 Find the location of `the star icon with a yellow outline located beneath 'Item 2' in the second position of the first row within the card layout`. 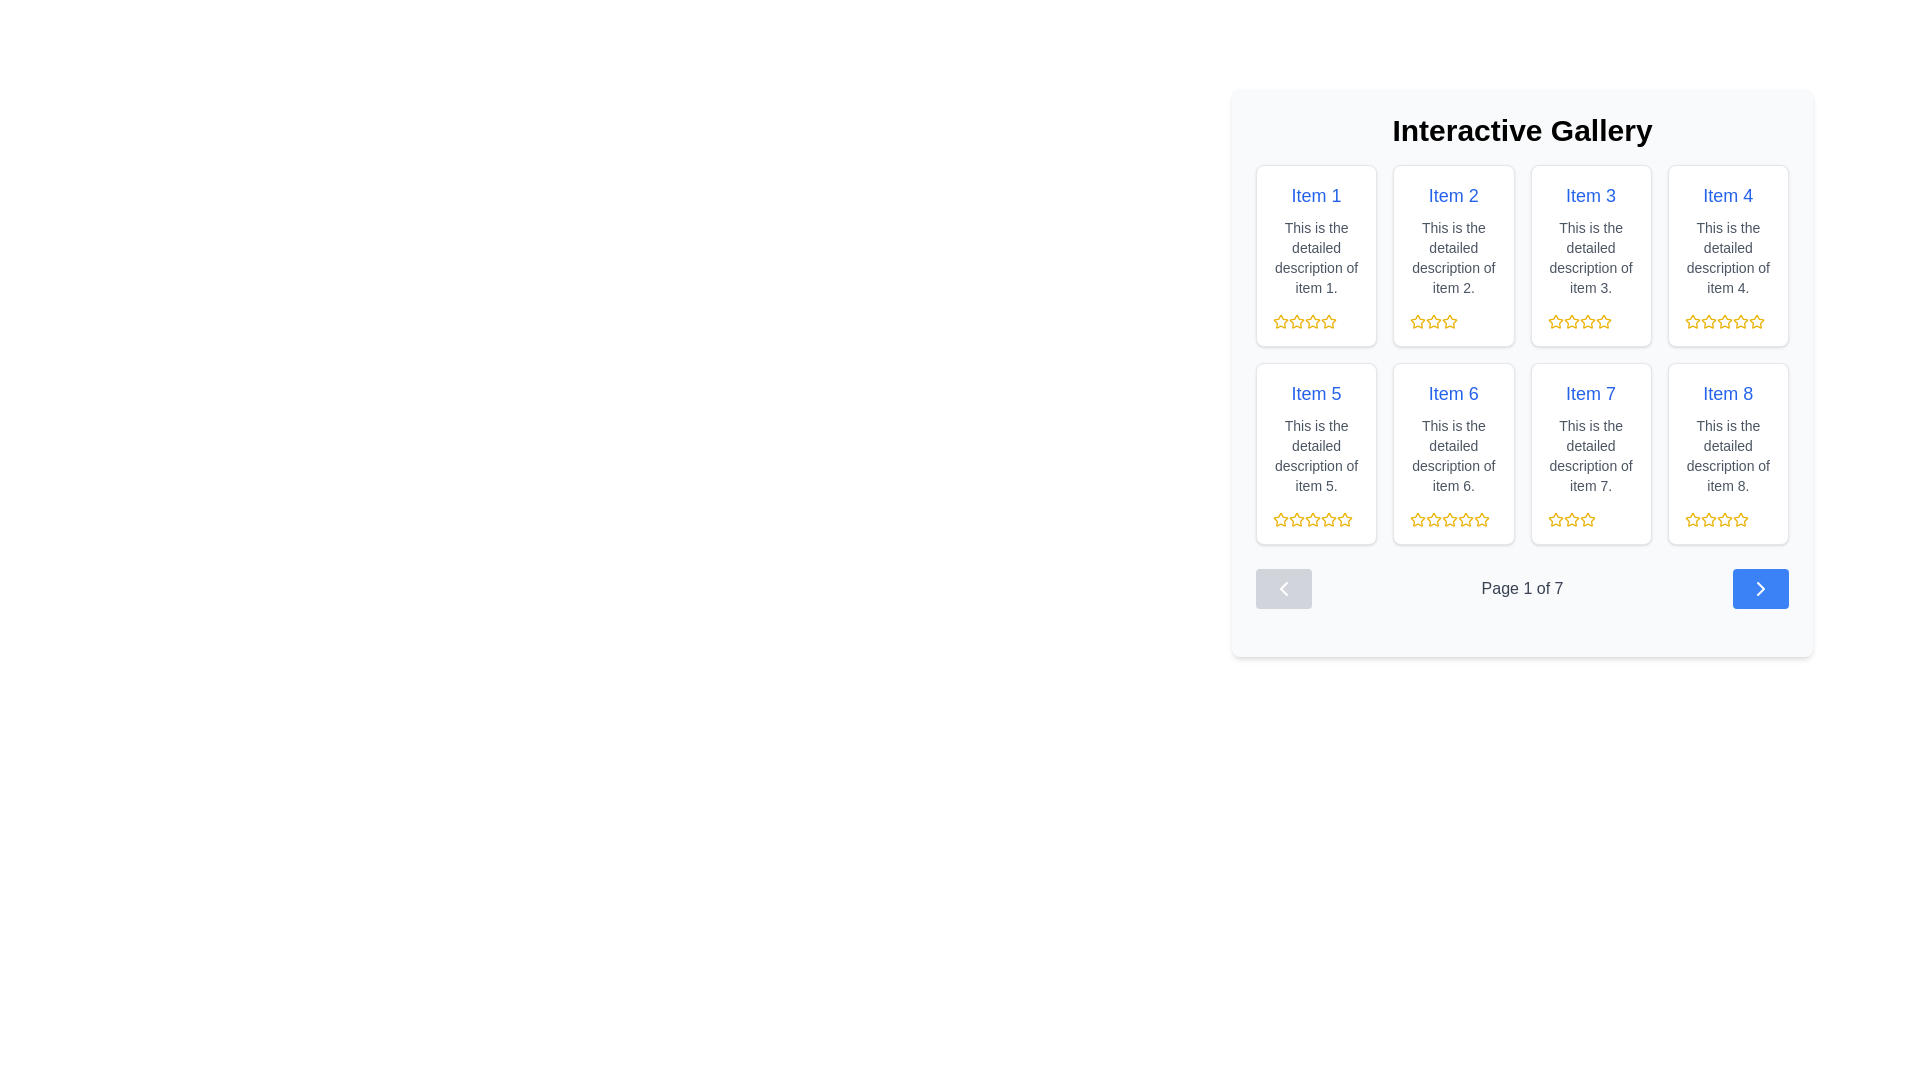

the star icon with a yellow outline located beneath 'Item 2' in the second position of the first row within the card layout is located at coordinates (1450, 320).